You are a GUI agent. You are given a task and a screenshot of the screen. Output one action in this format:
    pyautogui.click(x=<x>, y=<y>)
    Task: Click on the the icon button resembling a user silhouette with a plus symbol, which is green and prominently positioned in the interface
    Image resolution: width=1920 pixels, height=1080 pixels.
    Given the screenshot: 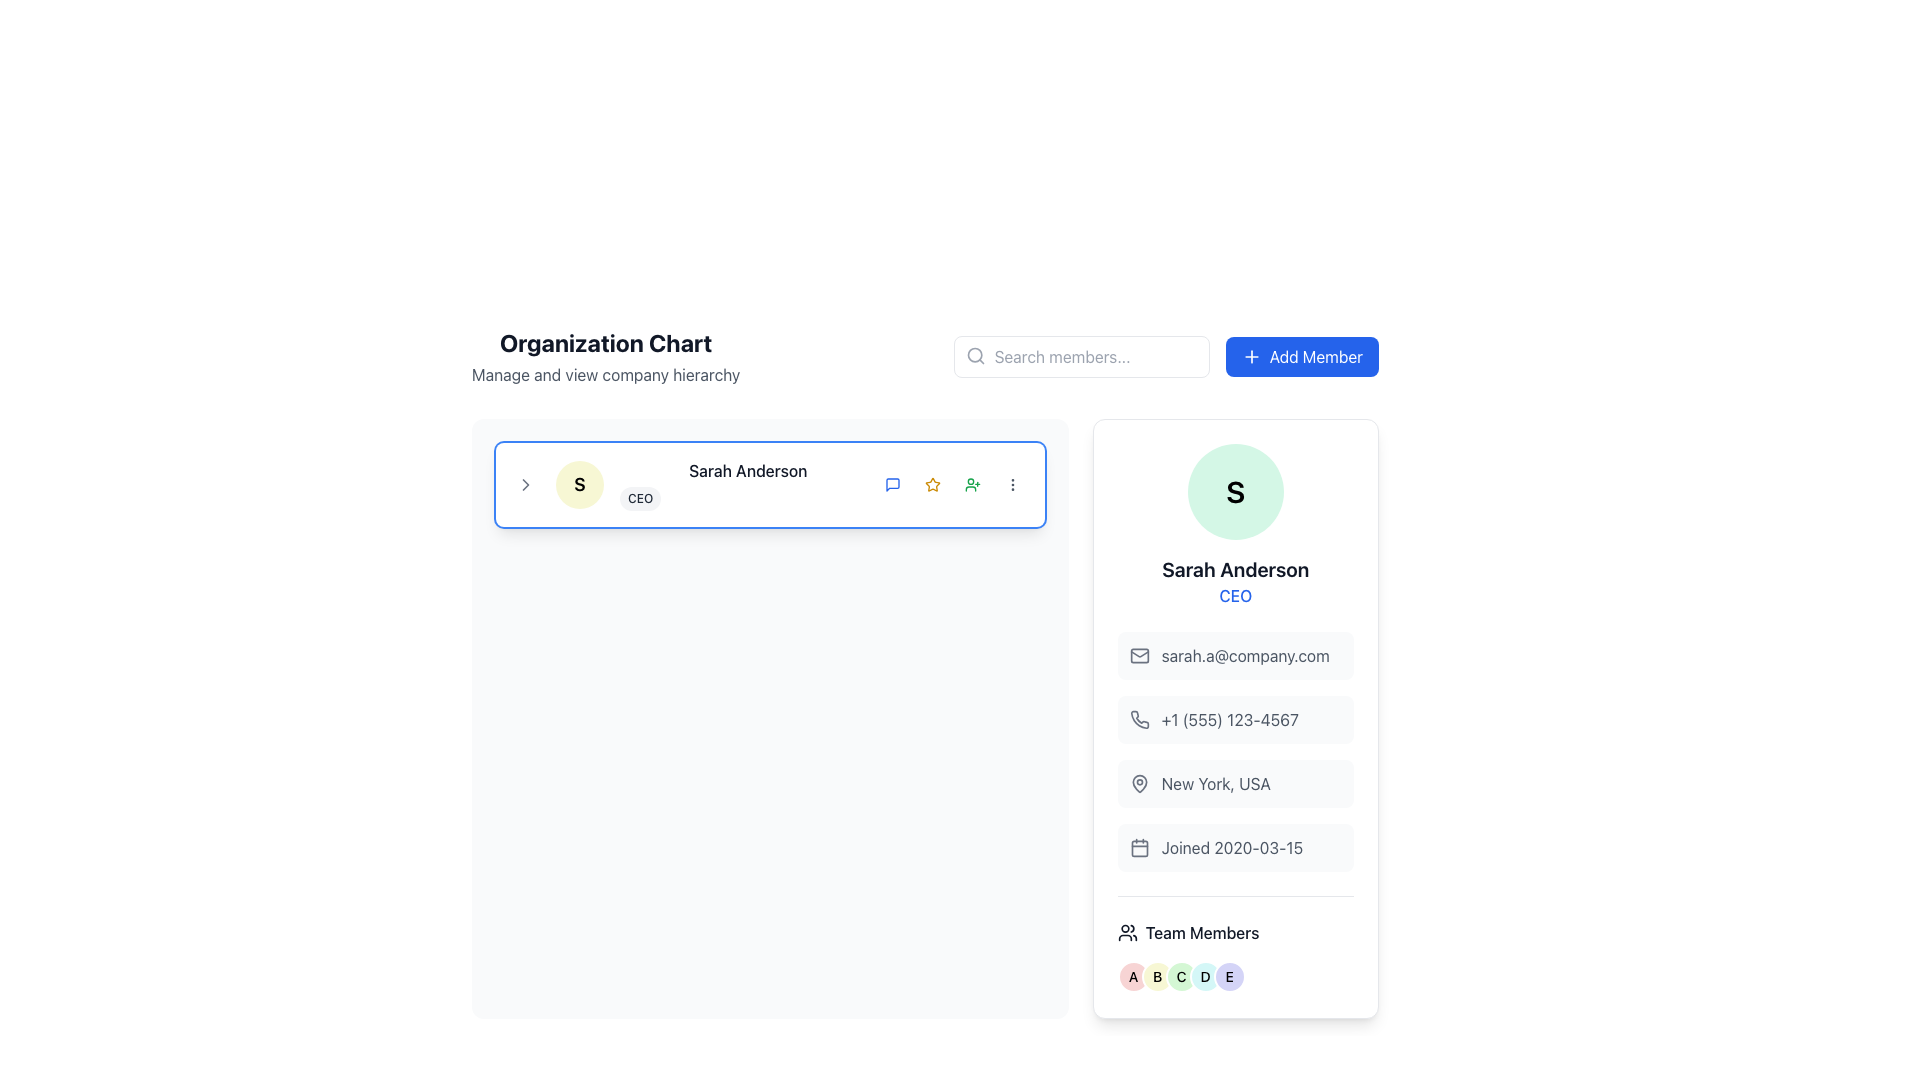 What is the action you would take?
    pyautogui.click(x=972, y=485)
    